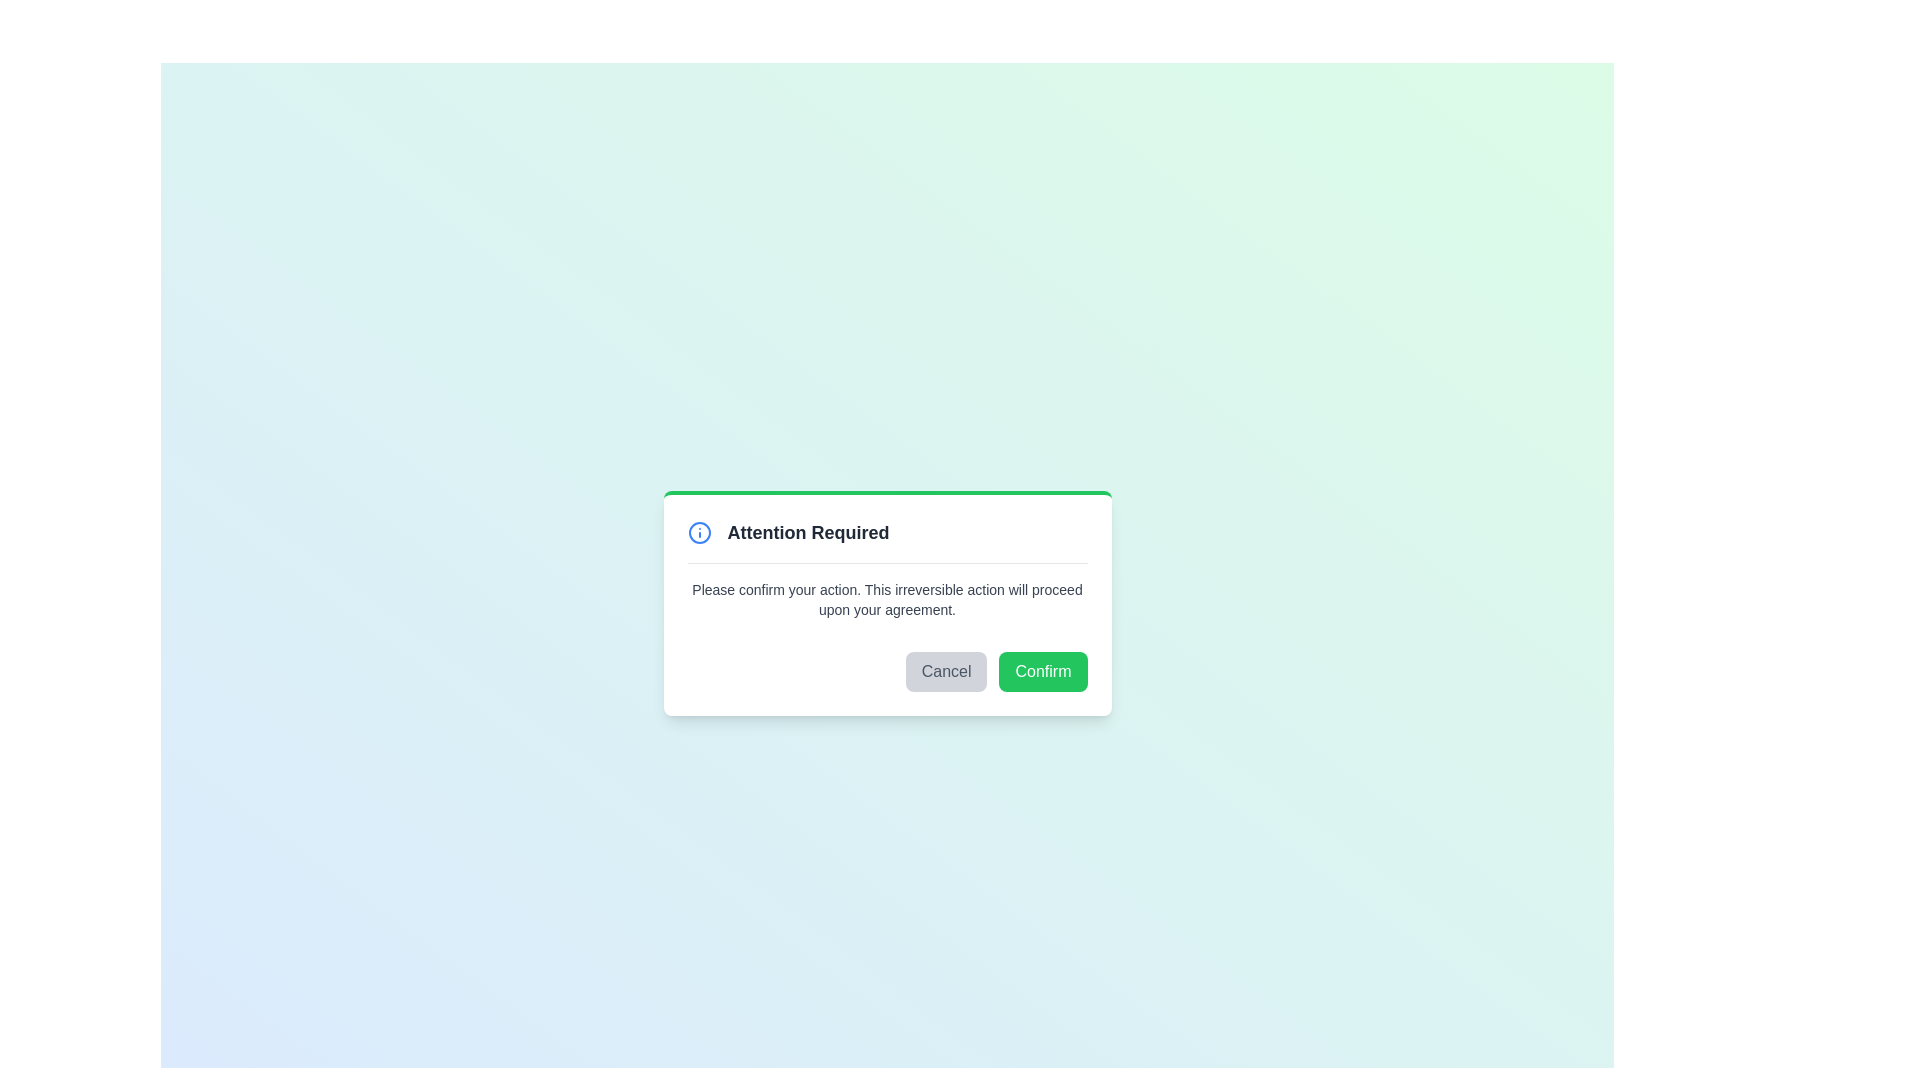 Image resolution: width=1920 pixels, height=1080 pixels. What do you see at coordinates (886, 540) in the screenshot?
I see `the 'Attention Required' header text, which is styled in bold and blue, to trigger the tooltip` at bounding box center [886, 540].